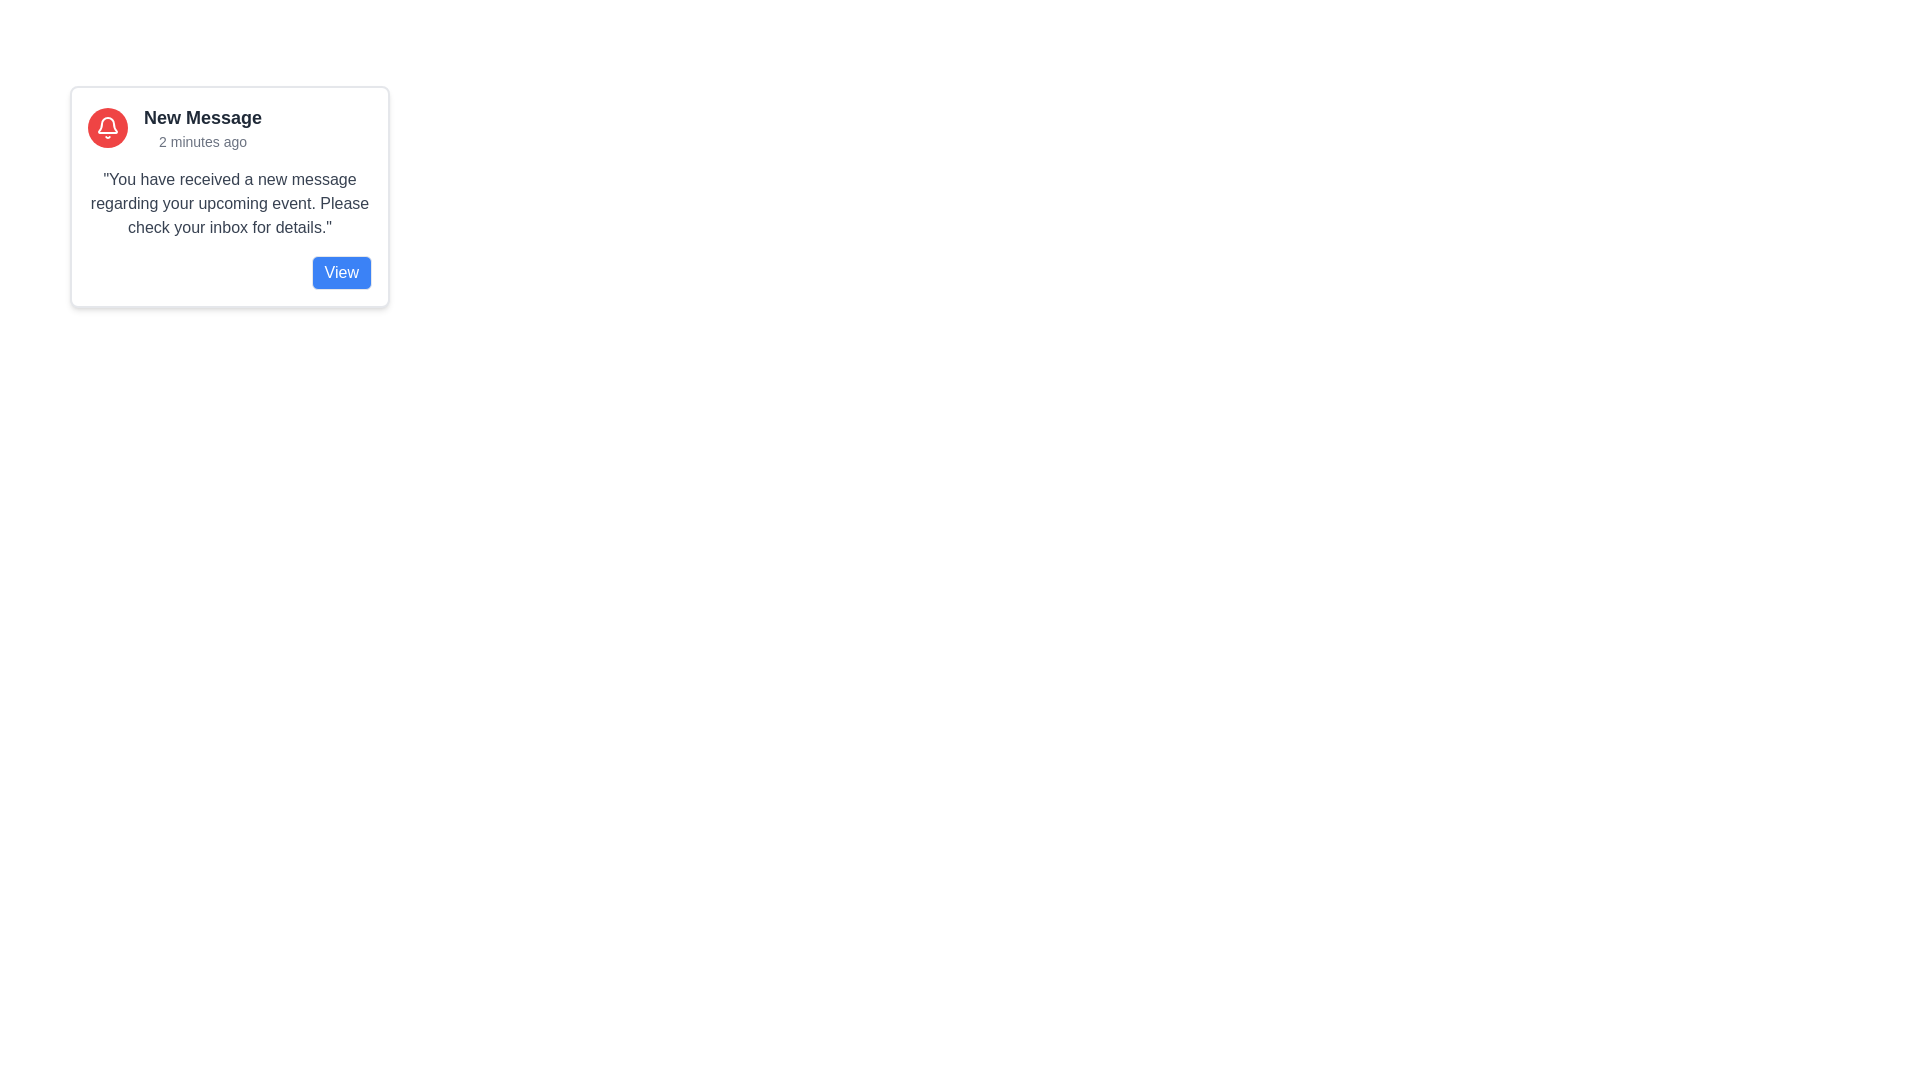  I want to click on the button located at the bottom right of the notification card, so click(341, 273).